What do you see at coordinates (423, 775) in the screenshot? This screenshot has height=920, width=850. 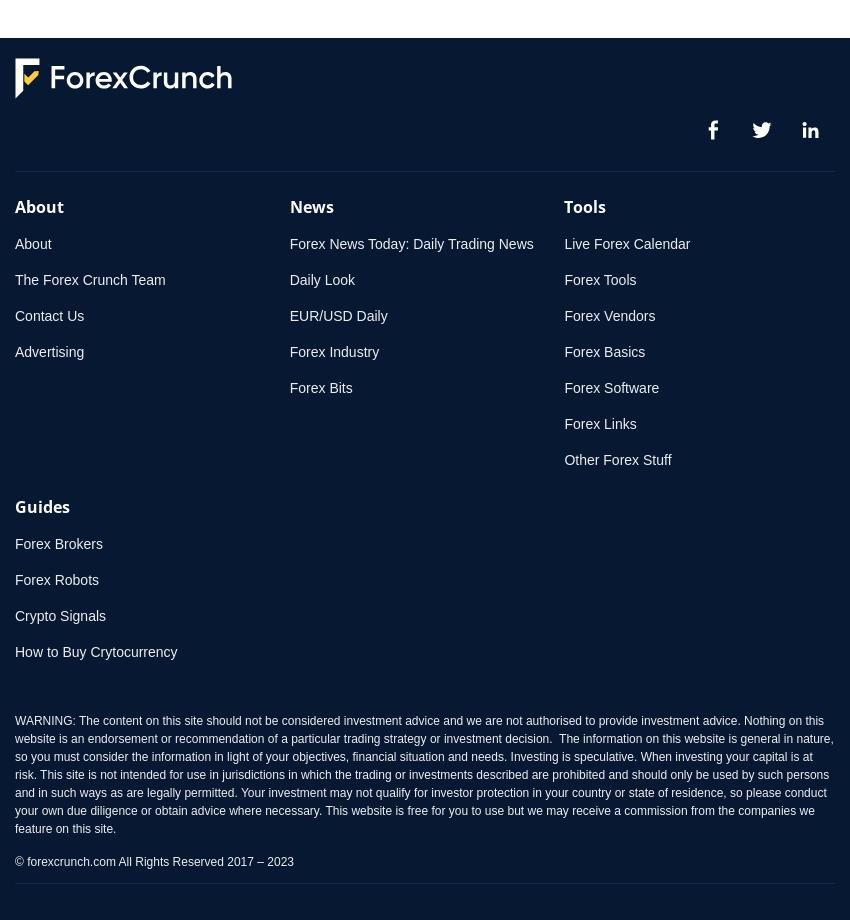 I see `'WARNING: The content on this site should not be considered investment advice and we are not authorised to provide investment advice. Nothing on this website is an endorsement or recommendation of a particular trading strategy or investment decision.  The information on this website is general in nature, so you must consider the information in light of your objectives, financial situation and needs. Investing is speculative. When investing your capital is at risk. This site is not intended for use in jurisdictions in which the trading or investments described are prohibited and should only be used by such persons and in such ways as are legally permitted. Your investment may not qualify for investor protection in your country or state of residence, so please conduct your own due diligence or obtain advice where necessary. This website is free for you to use but we may receive a commission from the companies we feature on this site.'` at bounding box center [423, 775].